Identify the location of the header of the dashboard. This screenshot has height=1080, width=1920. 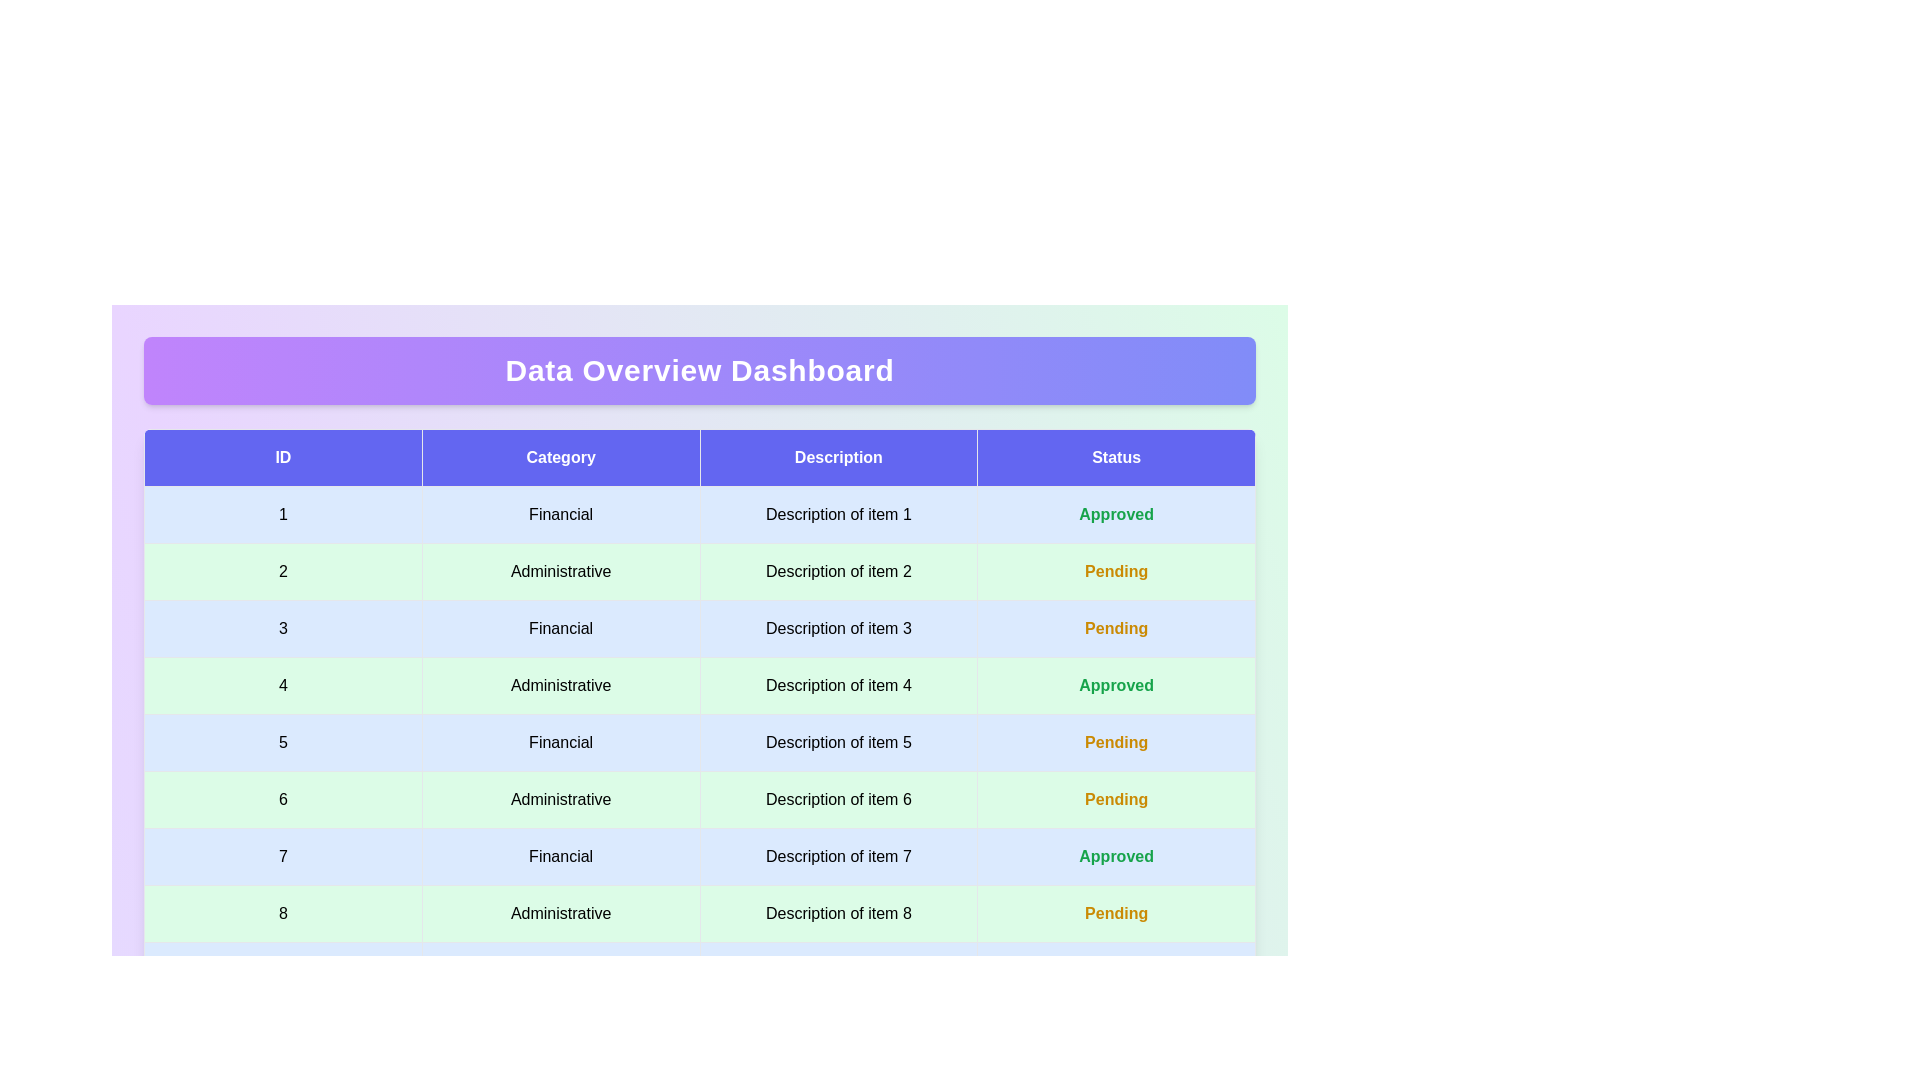
(700, 370).